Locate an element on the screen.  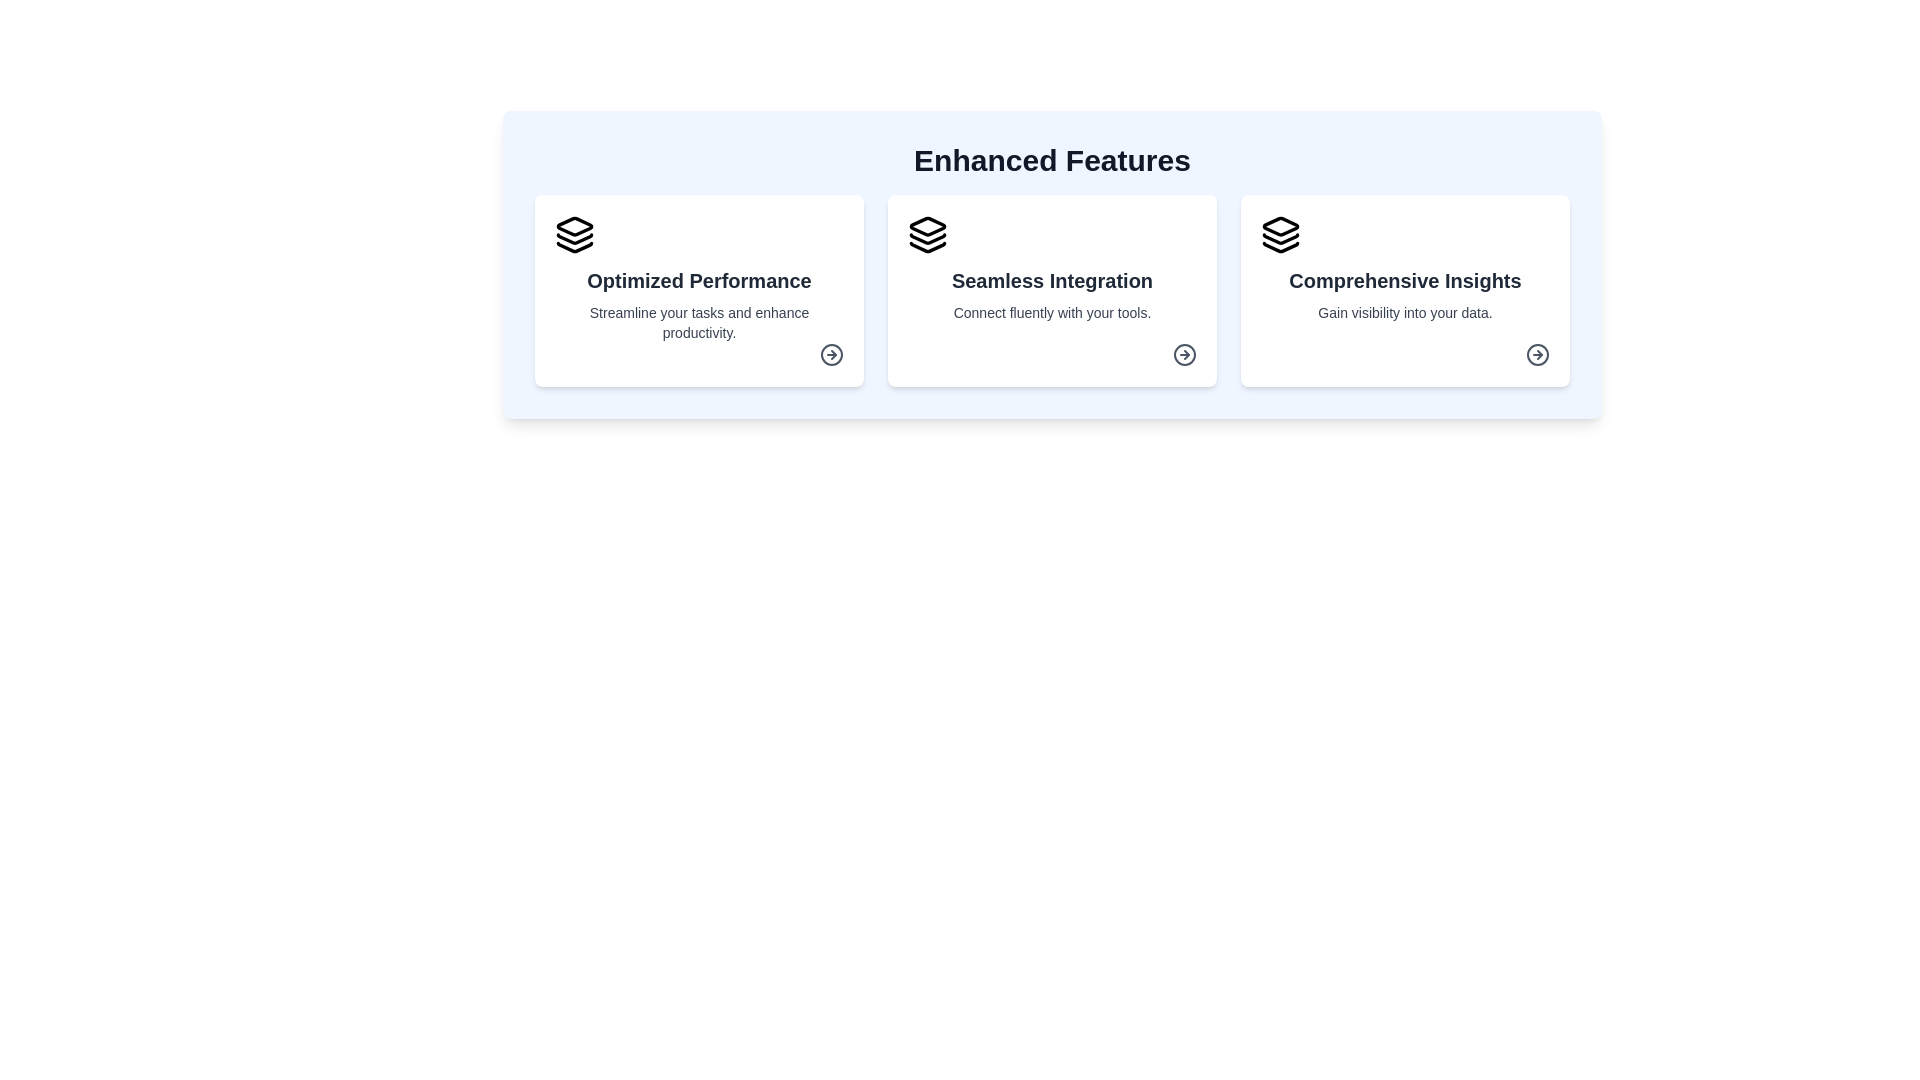
the layers icon located at the top of the 'Comprehensive Insights' card, which is on the far right within the 'Enhanced Features' row is located at coordinates (1281, 234).